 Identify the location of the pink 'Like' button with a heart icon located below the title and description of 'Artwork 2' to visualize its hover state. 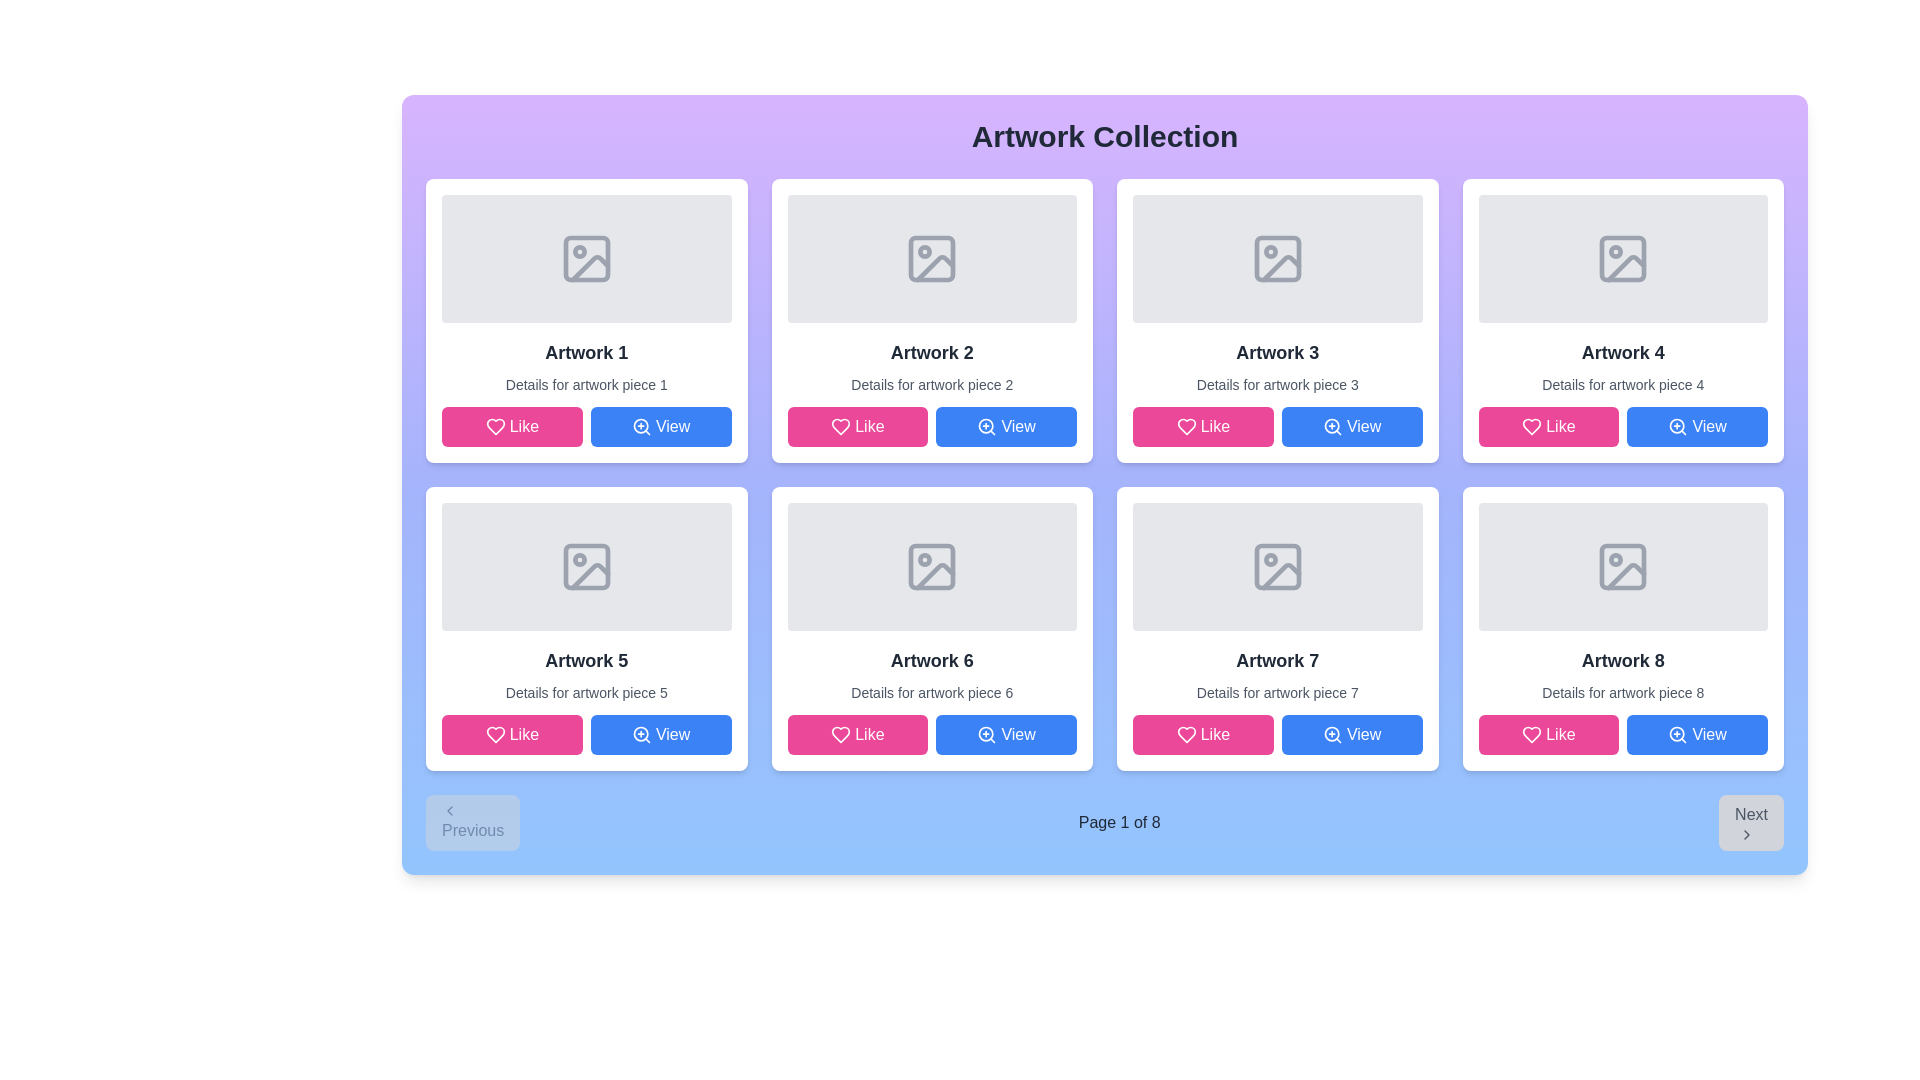
(857, 426).